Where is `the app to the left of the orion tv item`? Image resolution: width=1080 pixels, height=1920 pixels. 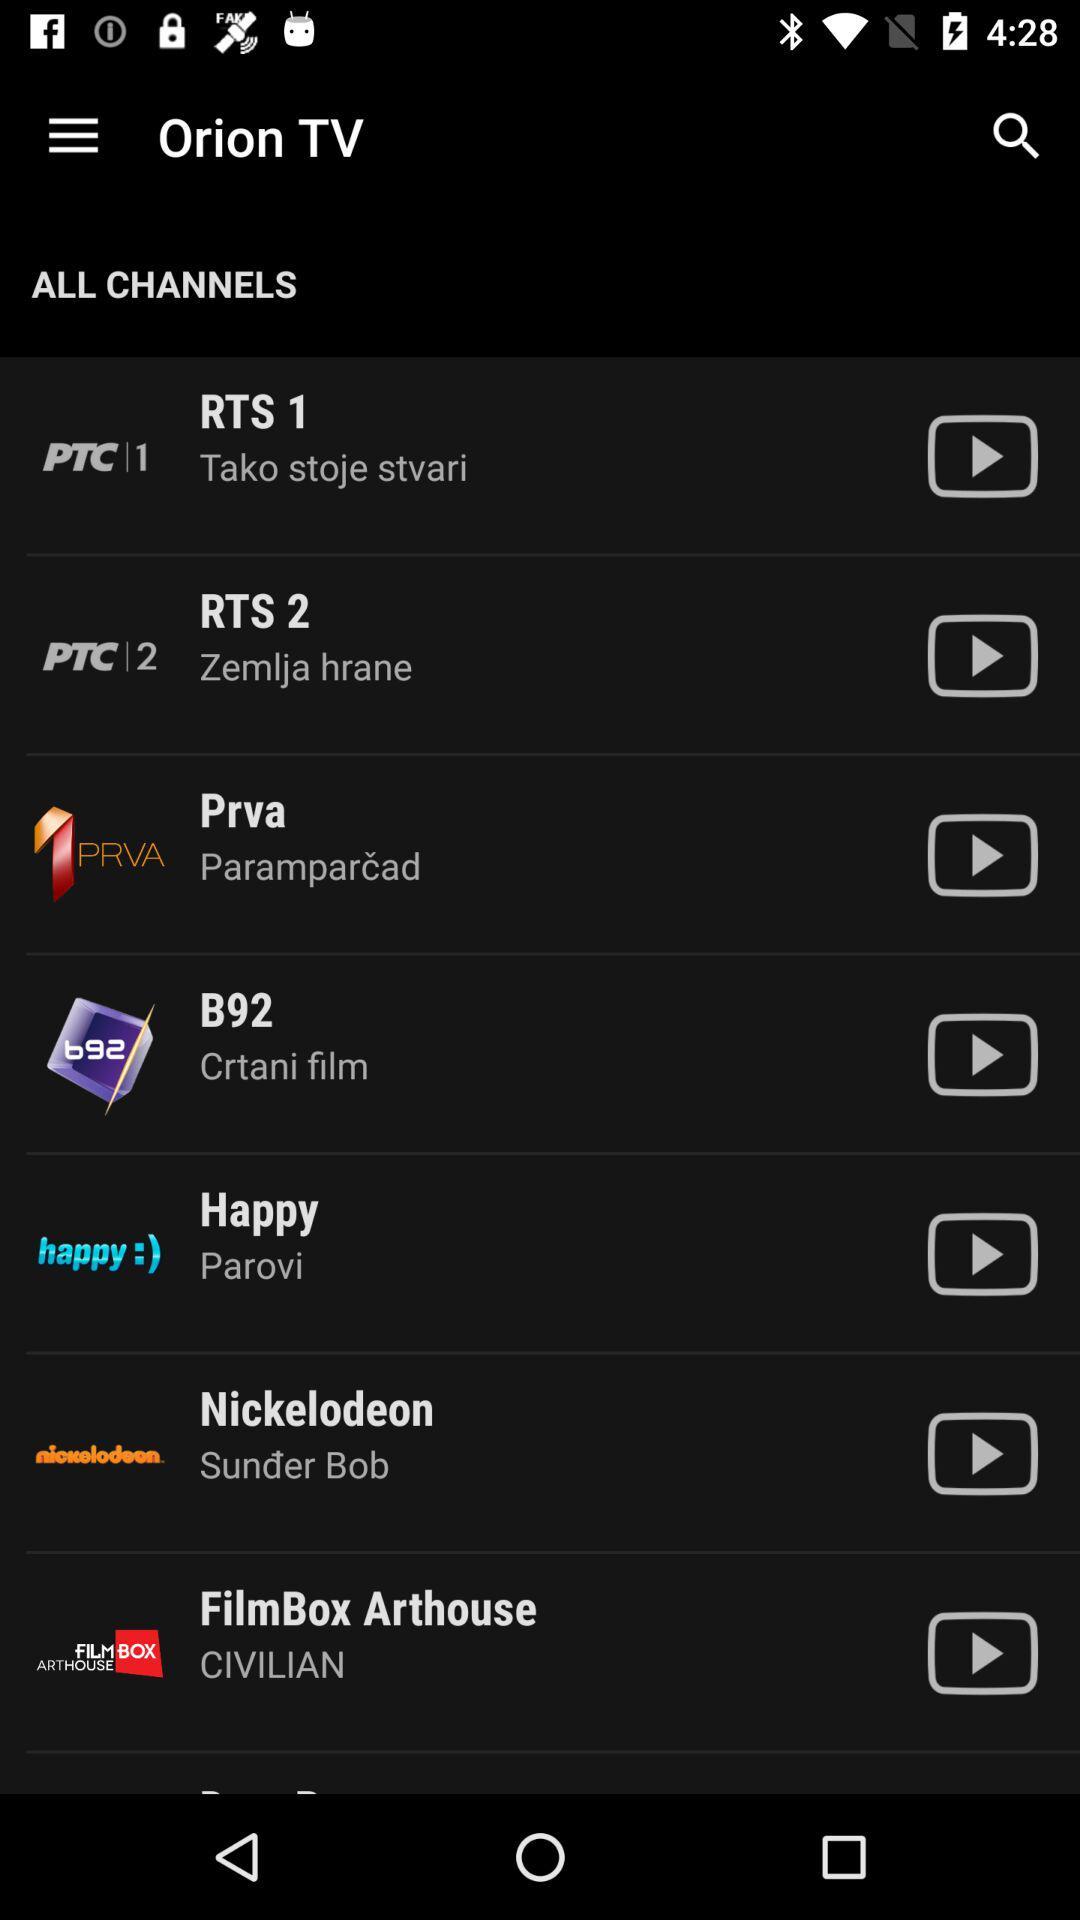 the app to the left of the orion tv item is located at coordinates (72, 135).